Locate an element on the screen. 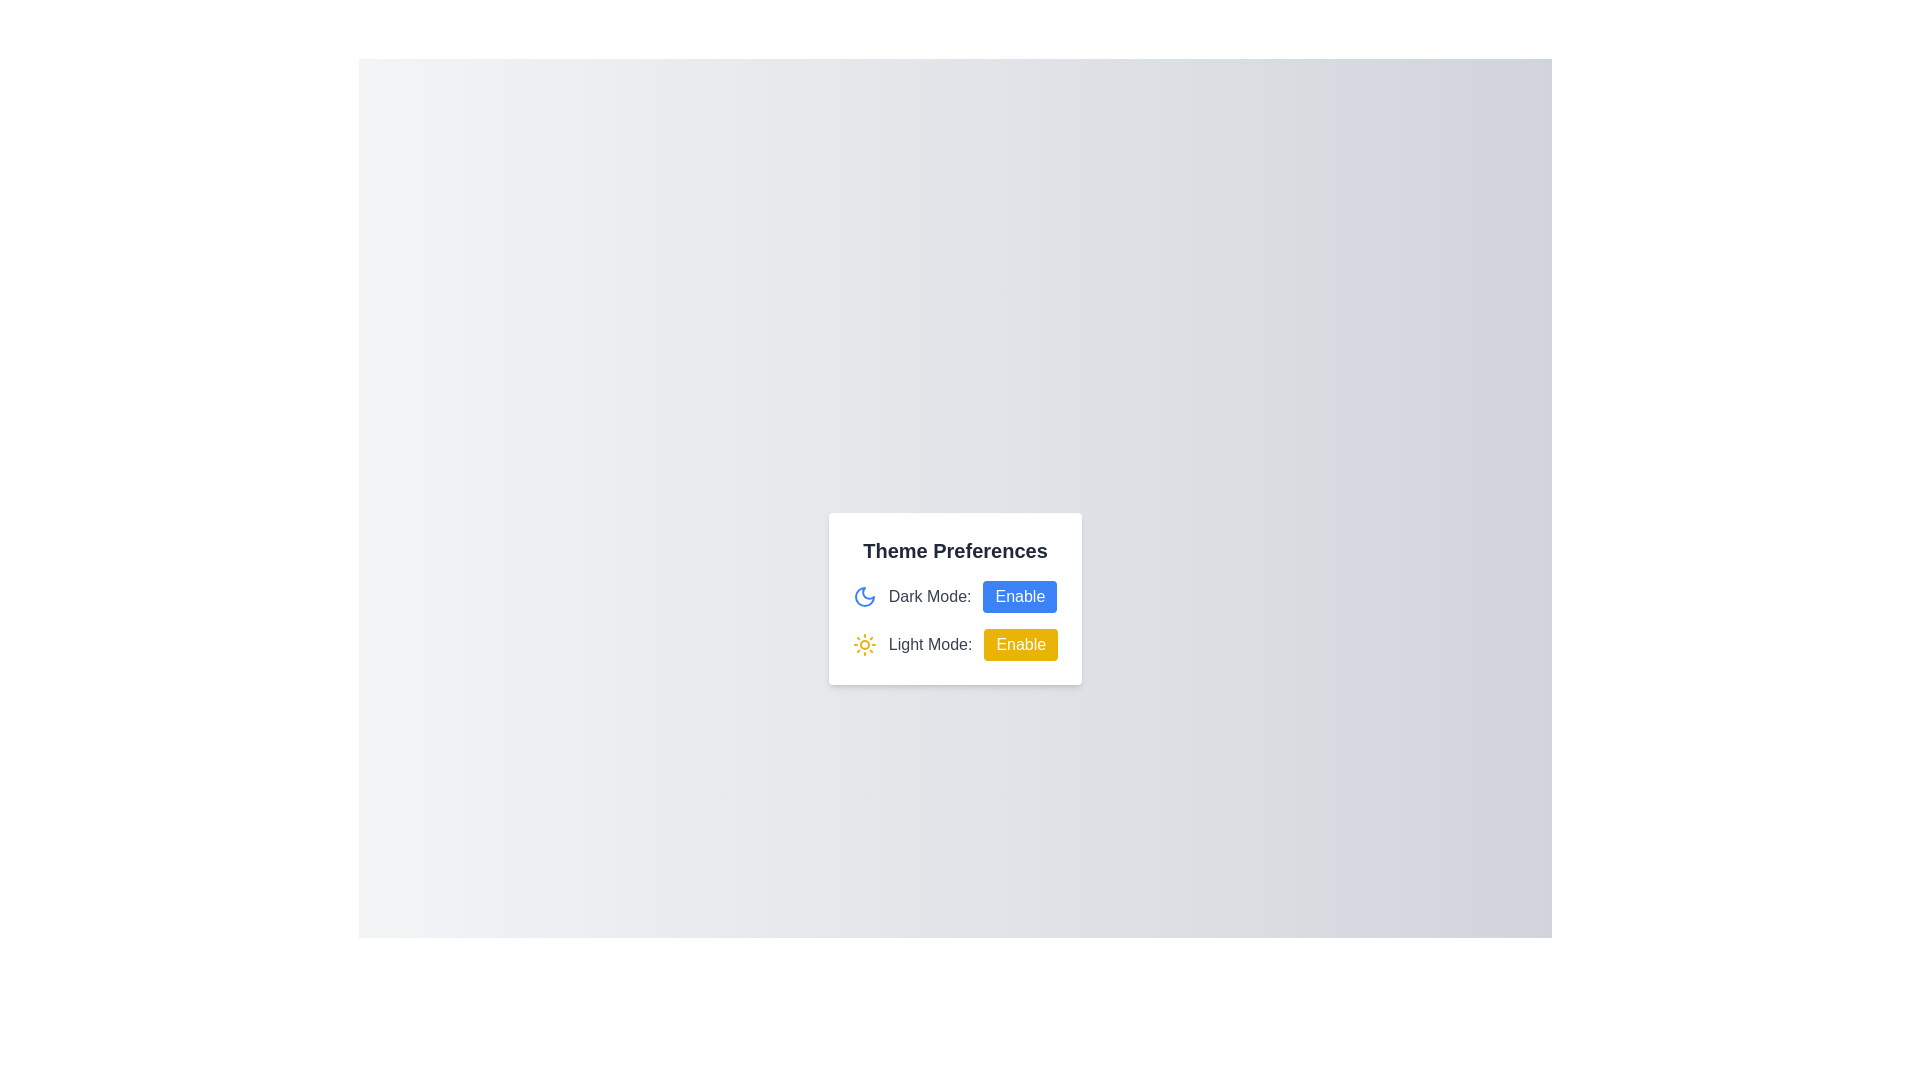 The image size is (1920, 1080). the 'Dark Mode:' composite component, which includes a moon icon and an 'Enable' button, for additional information is located at coordinates (954, 596).